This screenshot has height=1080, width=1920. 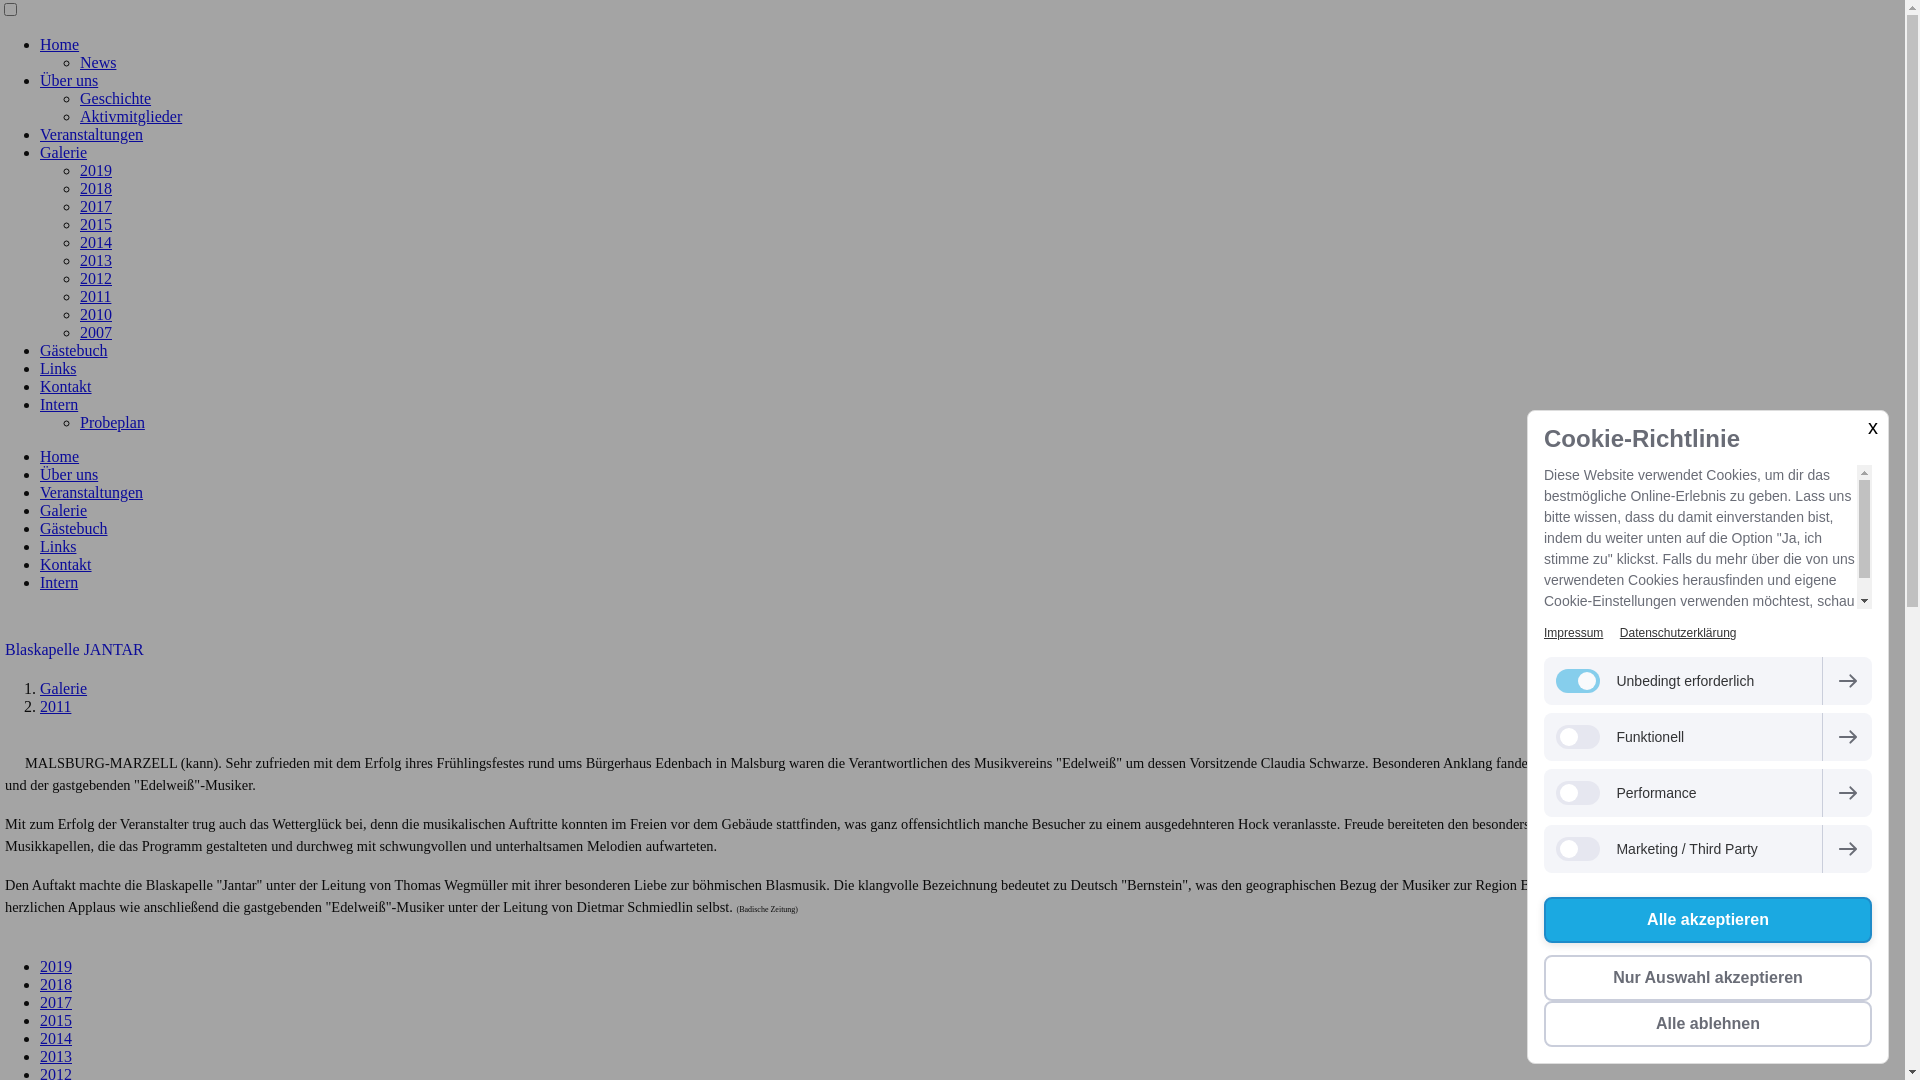 I want to click on '2015', so click(x=95, y=224).